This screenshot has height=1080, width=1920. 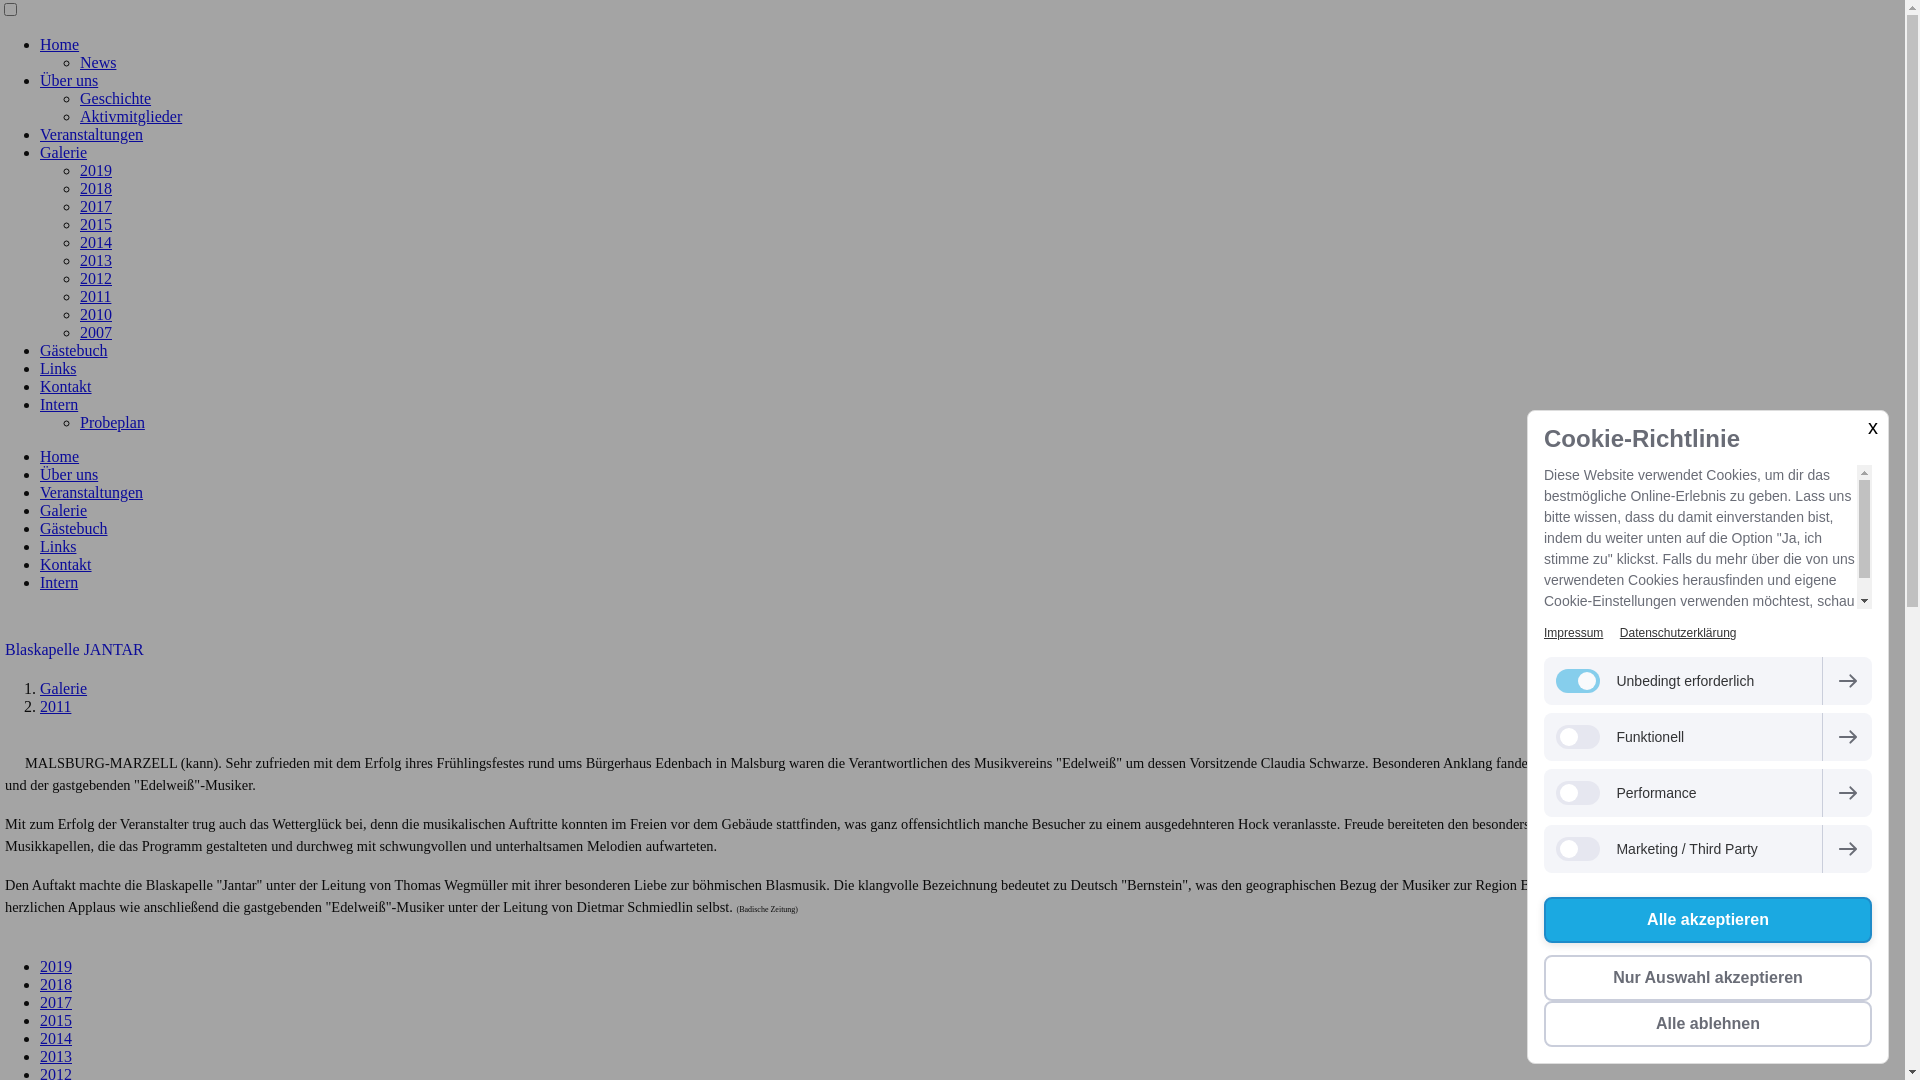 I want to click on '2015', so click(x=95, y=224).